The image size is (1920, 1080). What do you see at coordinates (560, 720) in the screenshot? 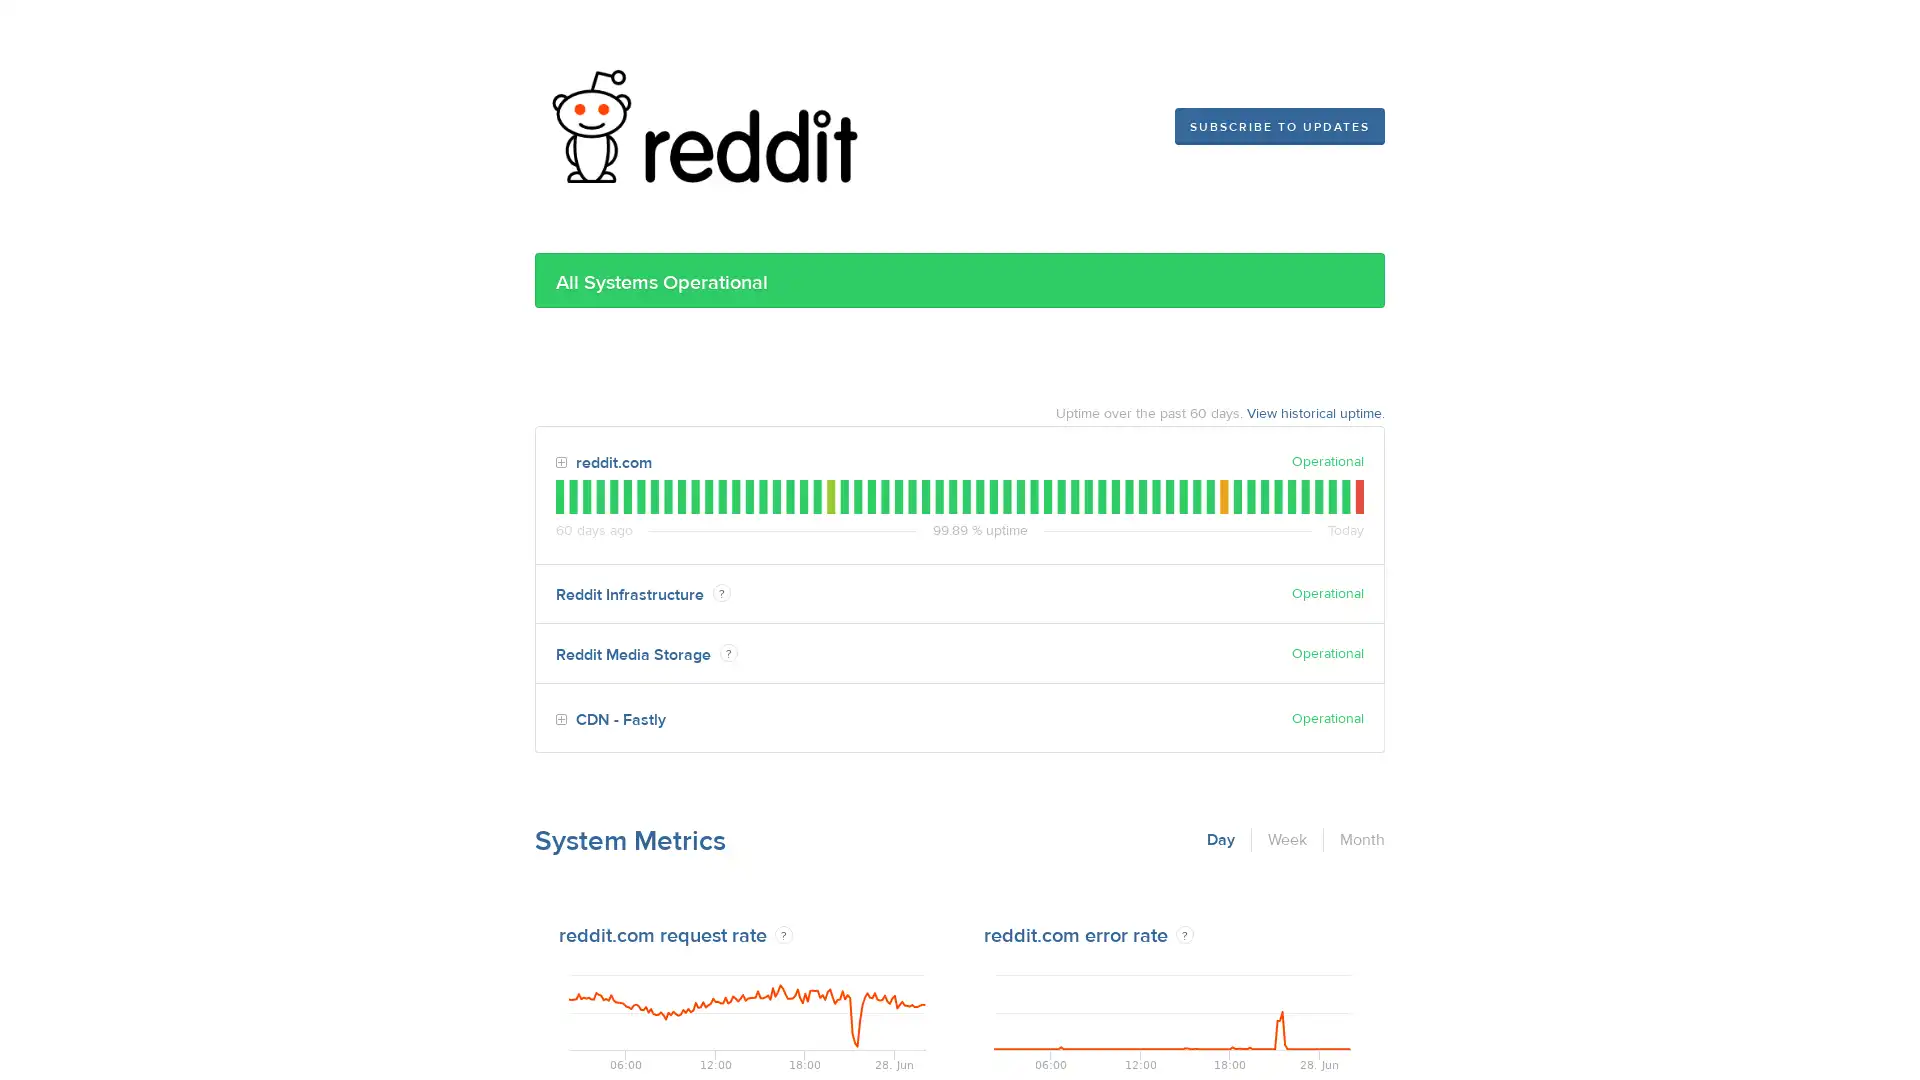
I see `Toggle CDN - Fastly` at bounding box center [560, 720].